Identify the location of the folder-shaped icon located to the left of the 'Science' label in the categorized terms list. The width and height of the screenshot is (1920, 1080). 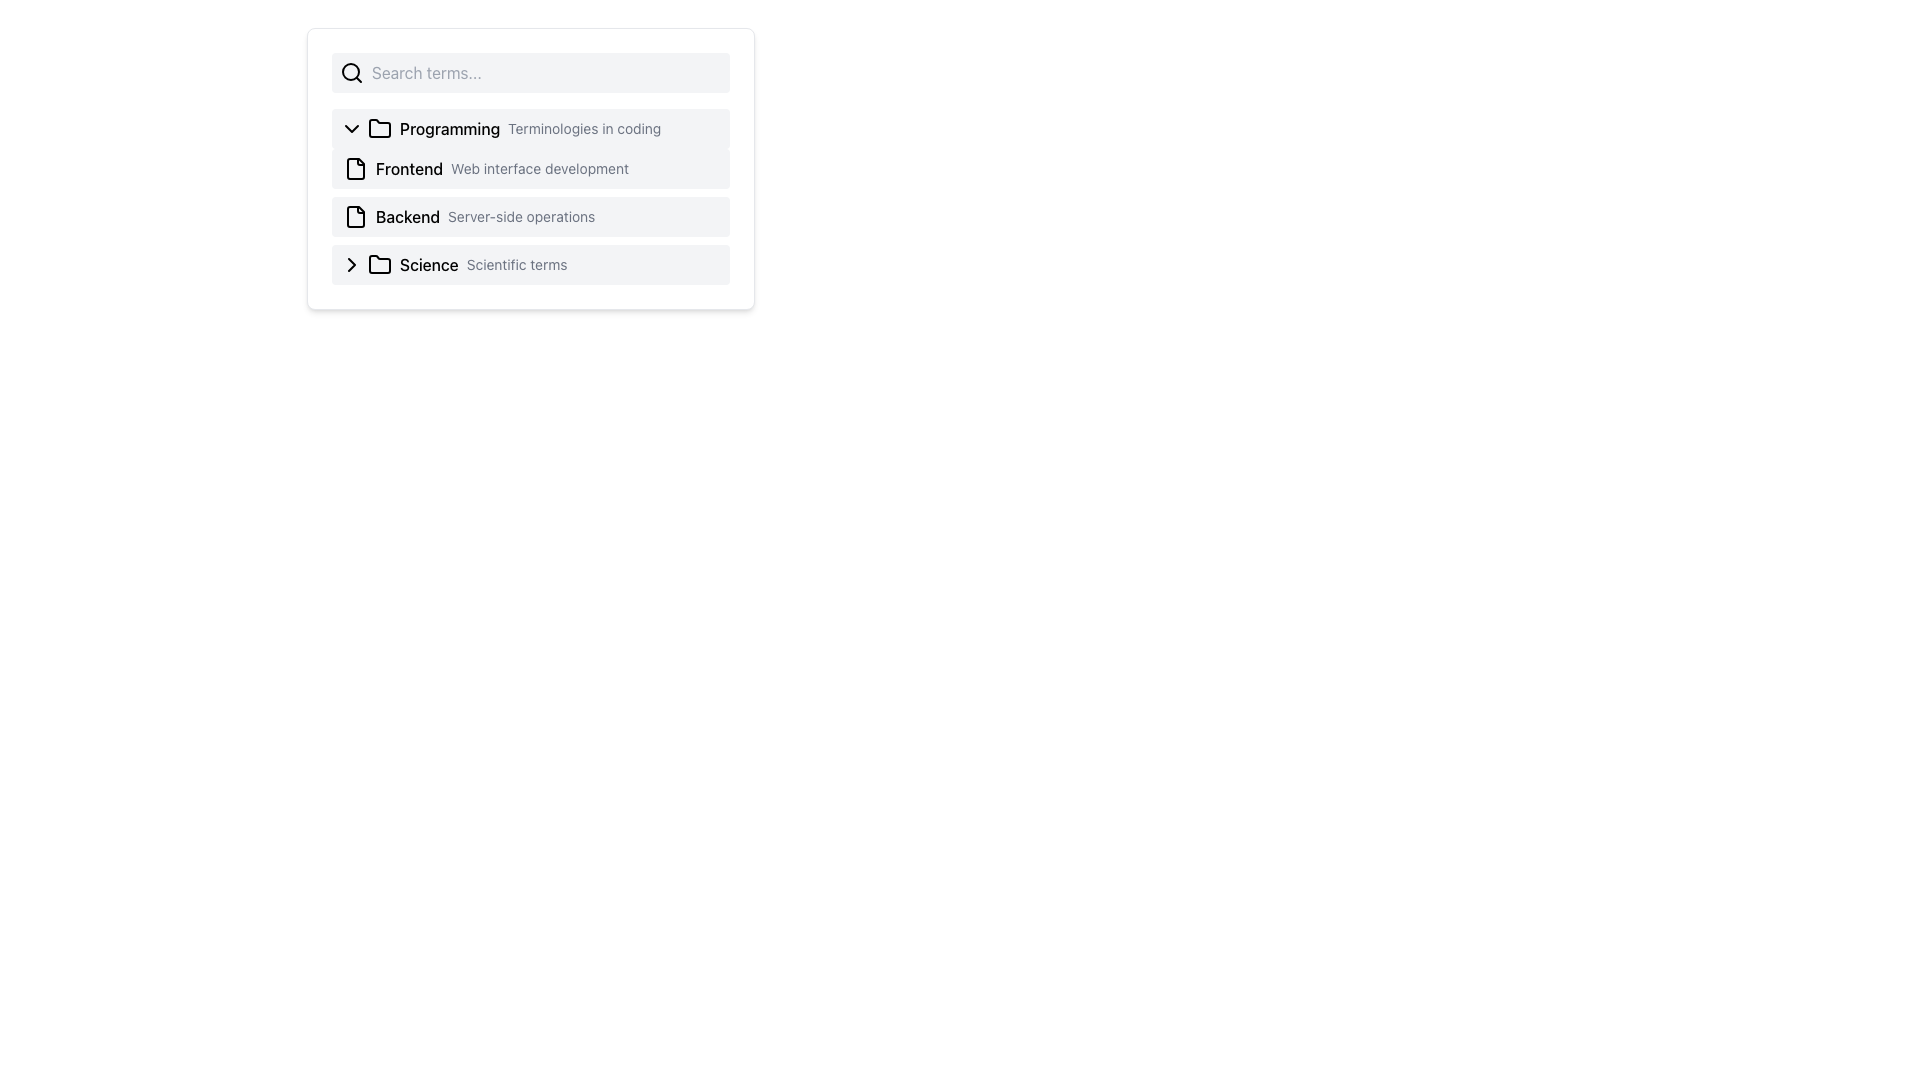
(379, 263).